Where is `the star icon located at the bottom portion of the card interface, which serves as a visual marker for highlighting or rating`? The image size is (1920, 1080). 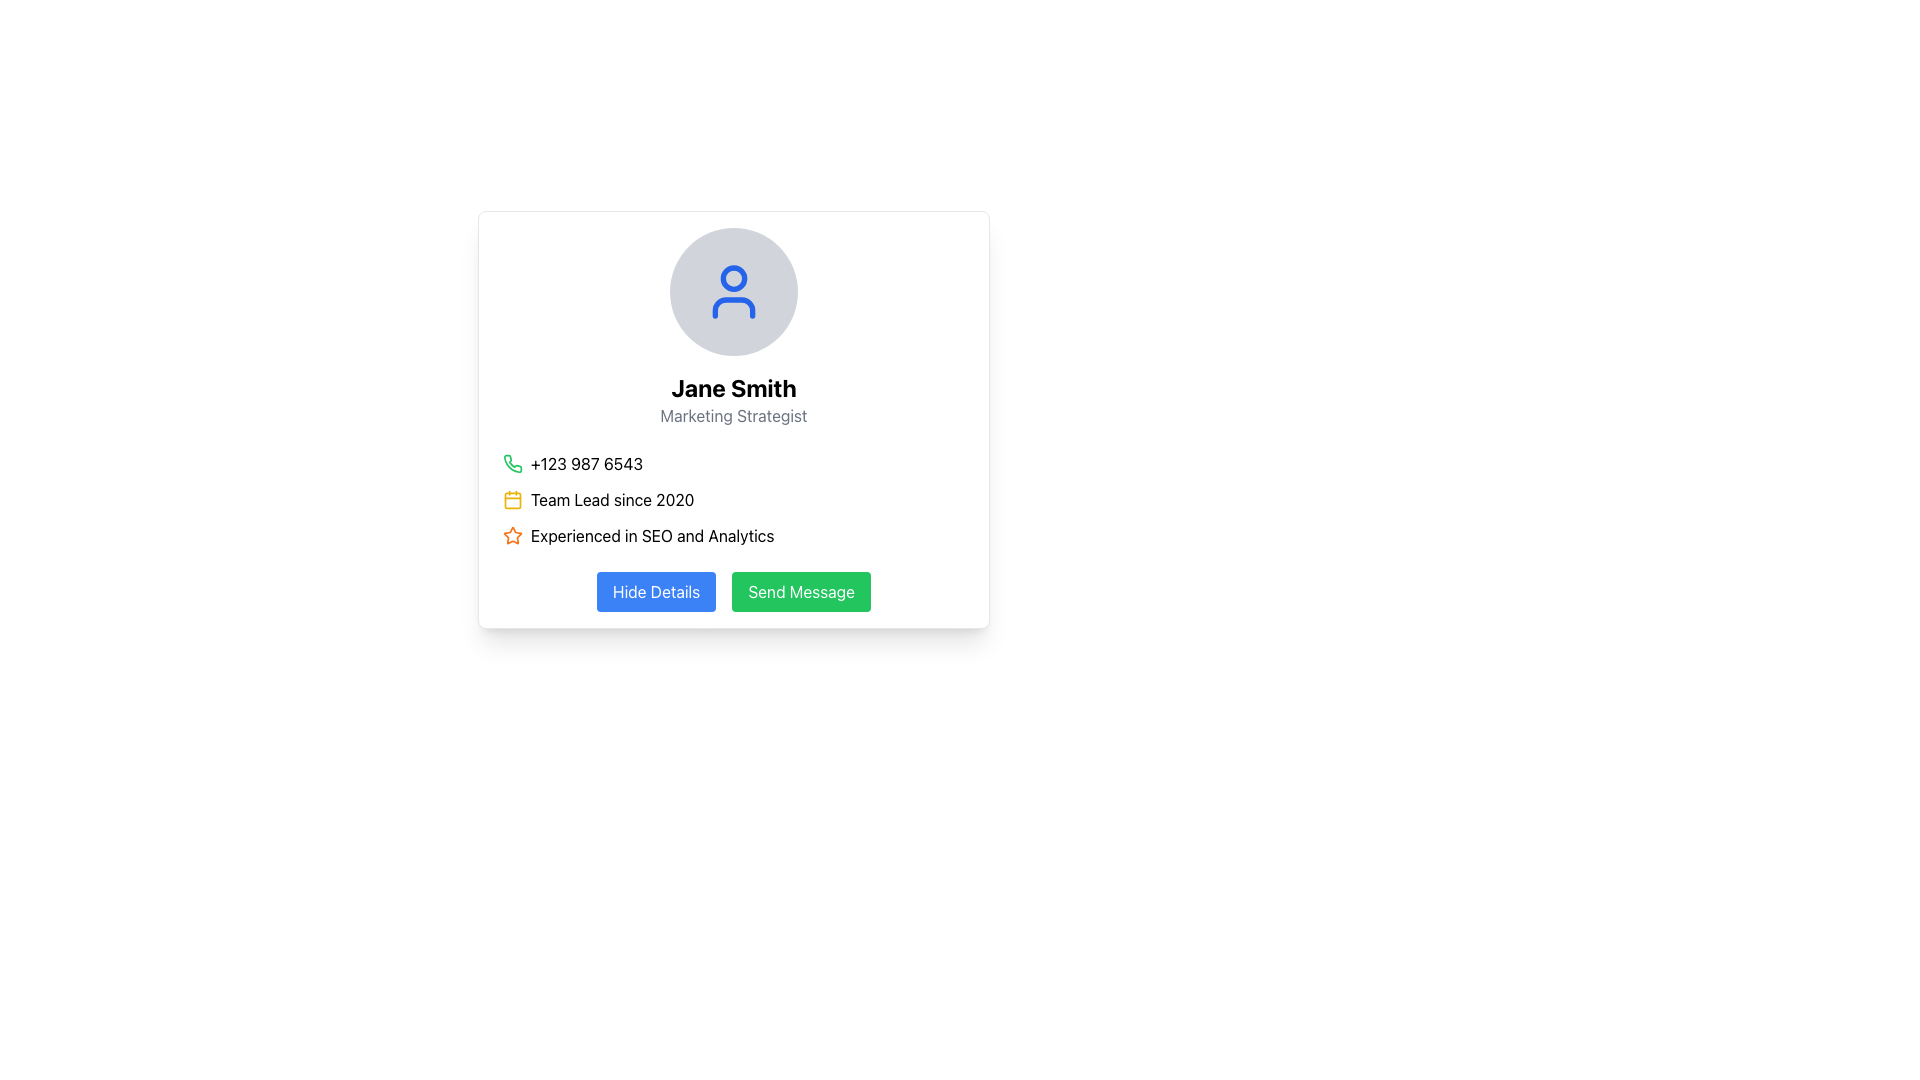
the star icon located at the bottom portion of the card interface, which serves as a visual marker for highlighting or rating is located at coordinates (513, 534).